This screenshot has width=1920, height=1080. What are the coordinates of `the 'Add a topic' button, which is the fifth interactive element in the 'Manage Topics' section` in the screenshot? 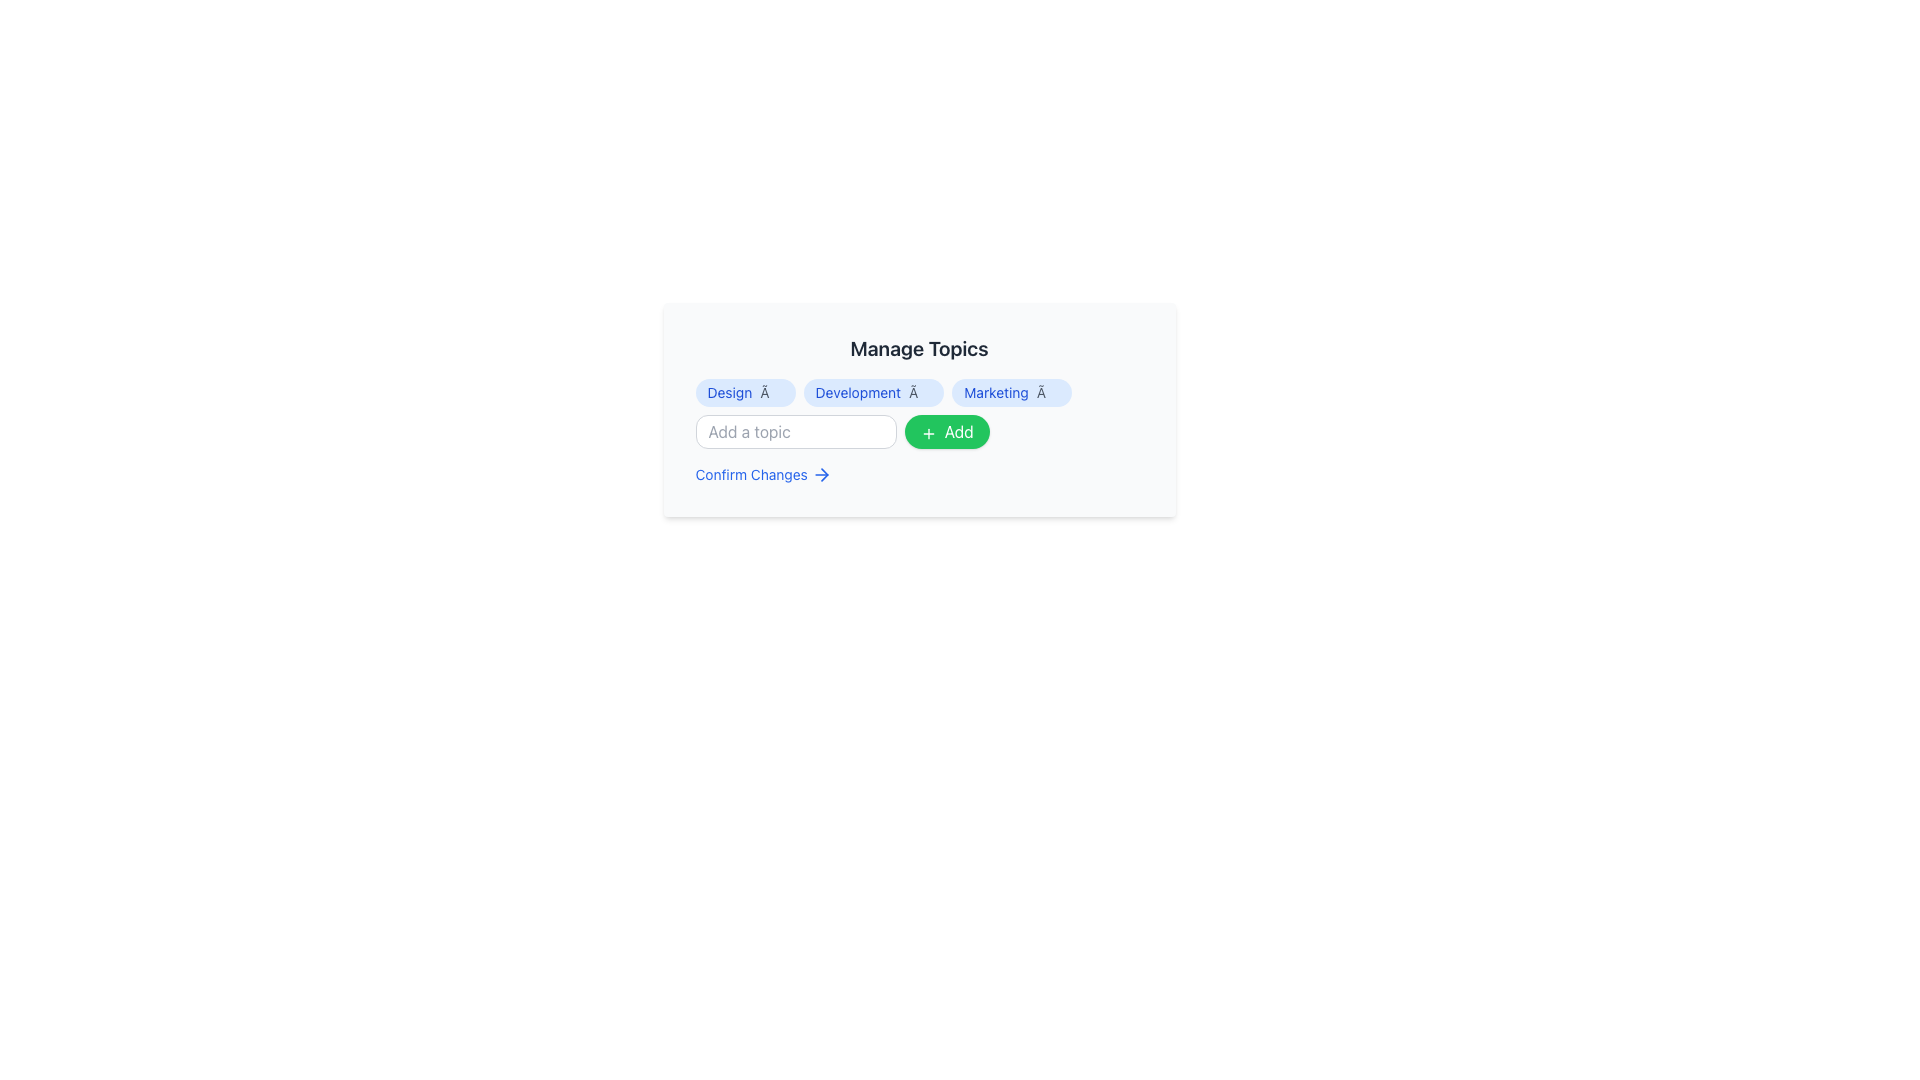 It's located at (946, 431).